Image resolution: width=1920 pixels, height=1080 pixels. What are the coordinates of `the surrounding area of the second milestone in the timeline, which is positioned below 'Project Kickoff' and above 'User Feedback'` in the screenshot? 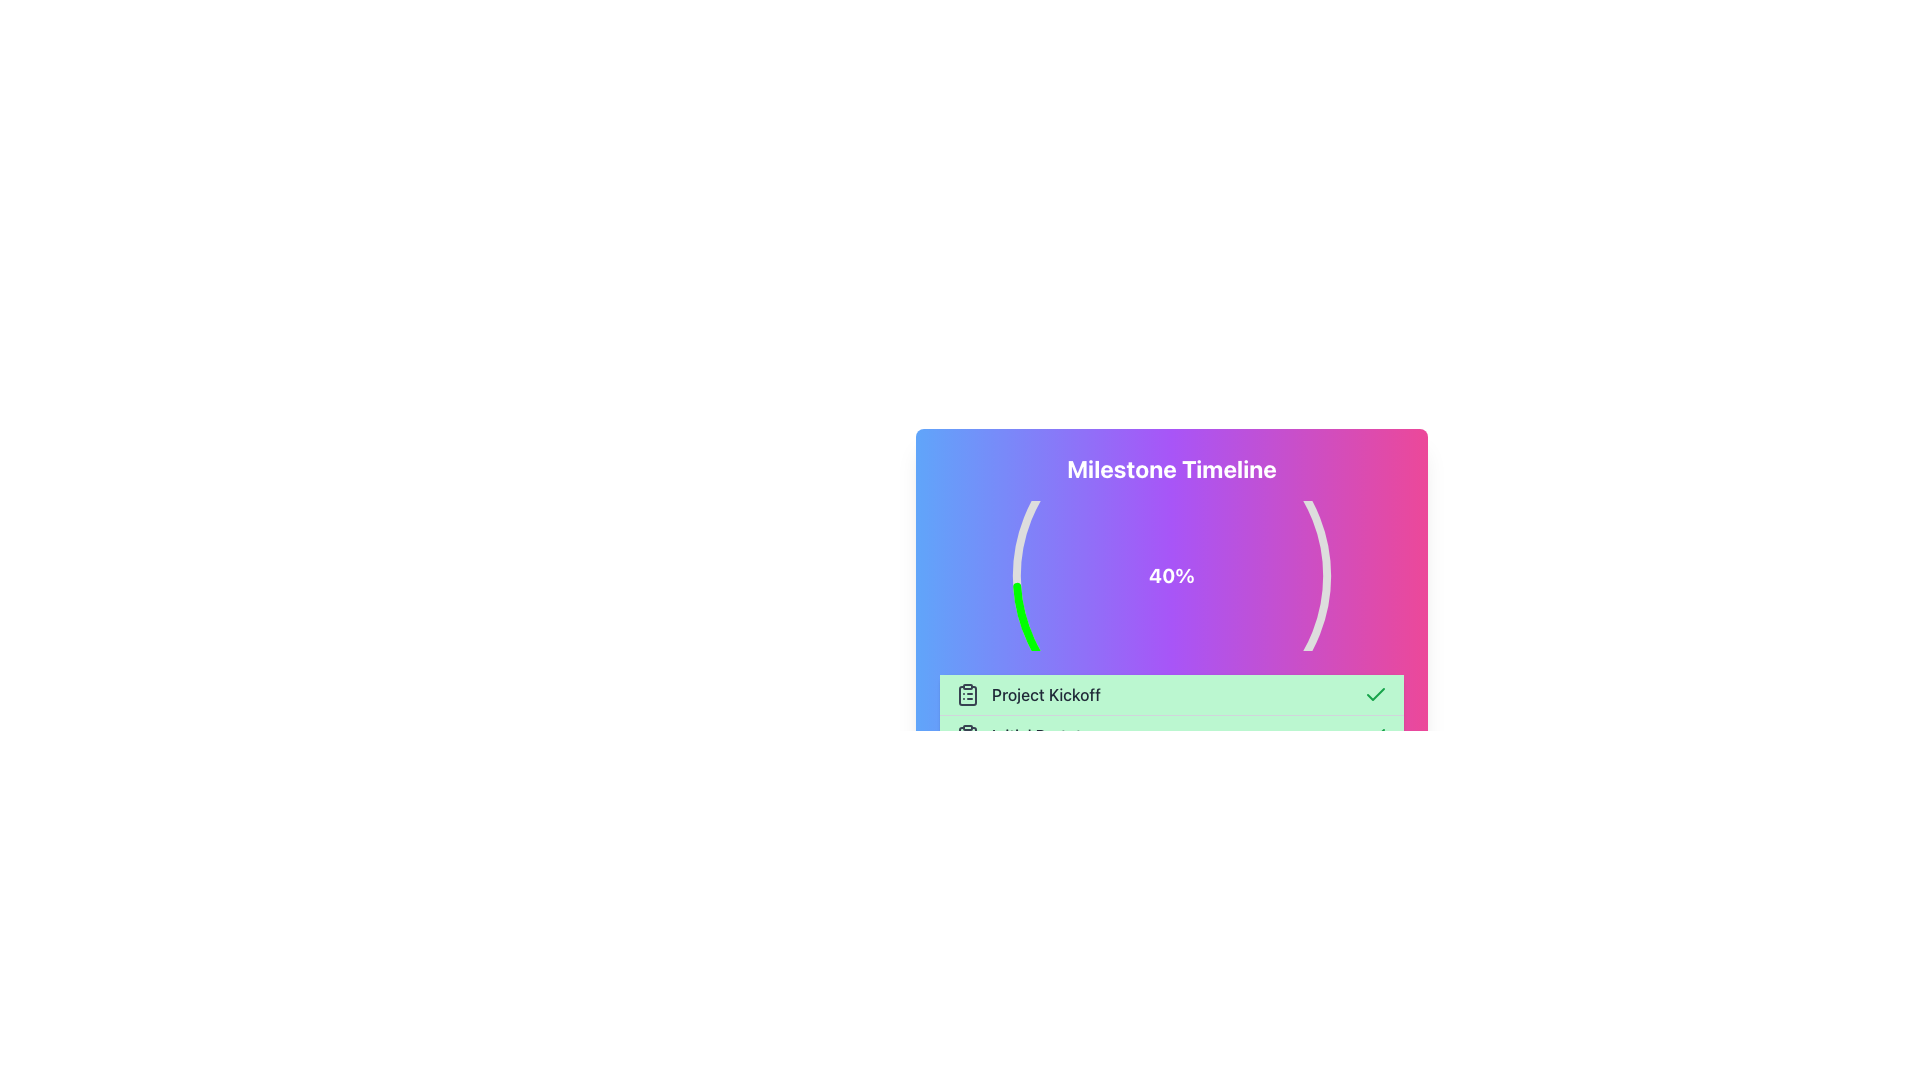 It's located at (1171, 736).